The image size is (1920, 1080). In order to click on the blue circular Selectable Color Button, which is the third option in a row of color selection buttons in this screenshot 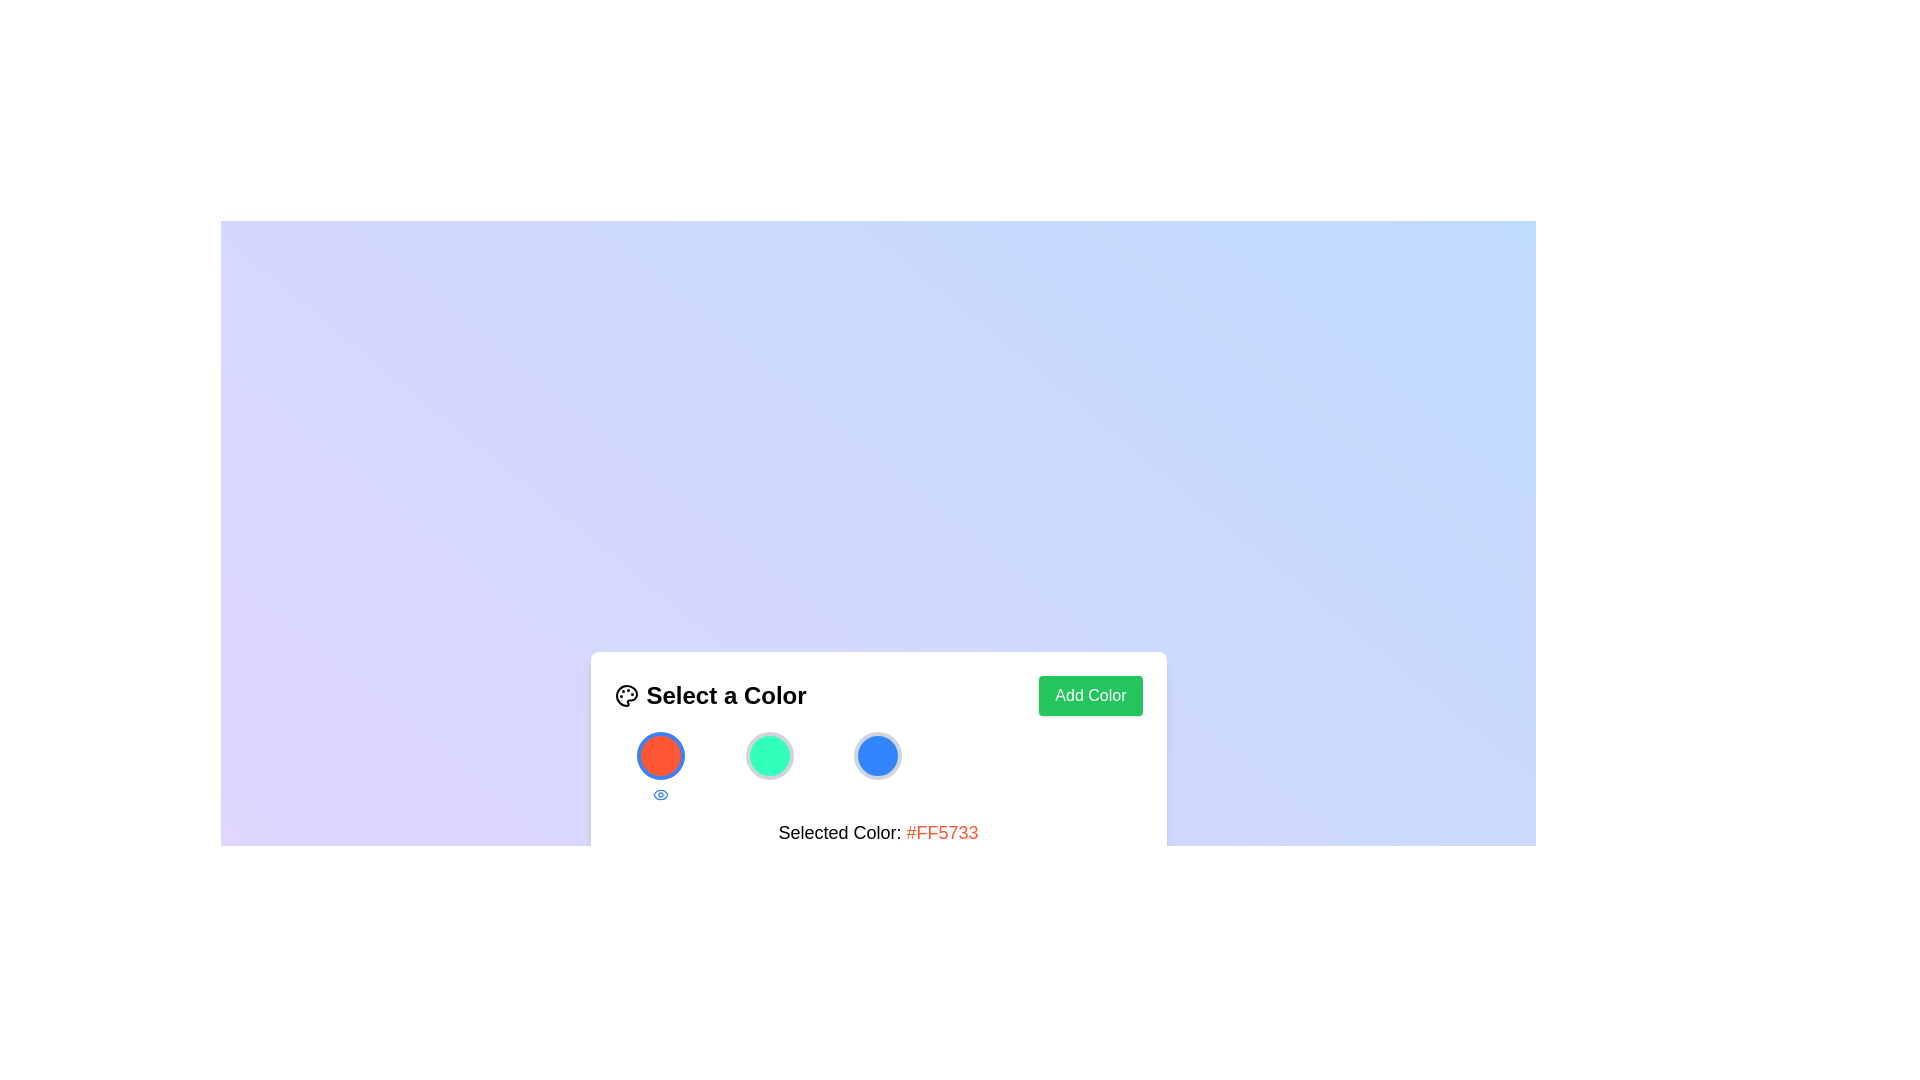, I will do `click(878, 766)`.